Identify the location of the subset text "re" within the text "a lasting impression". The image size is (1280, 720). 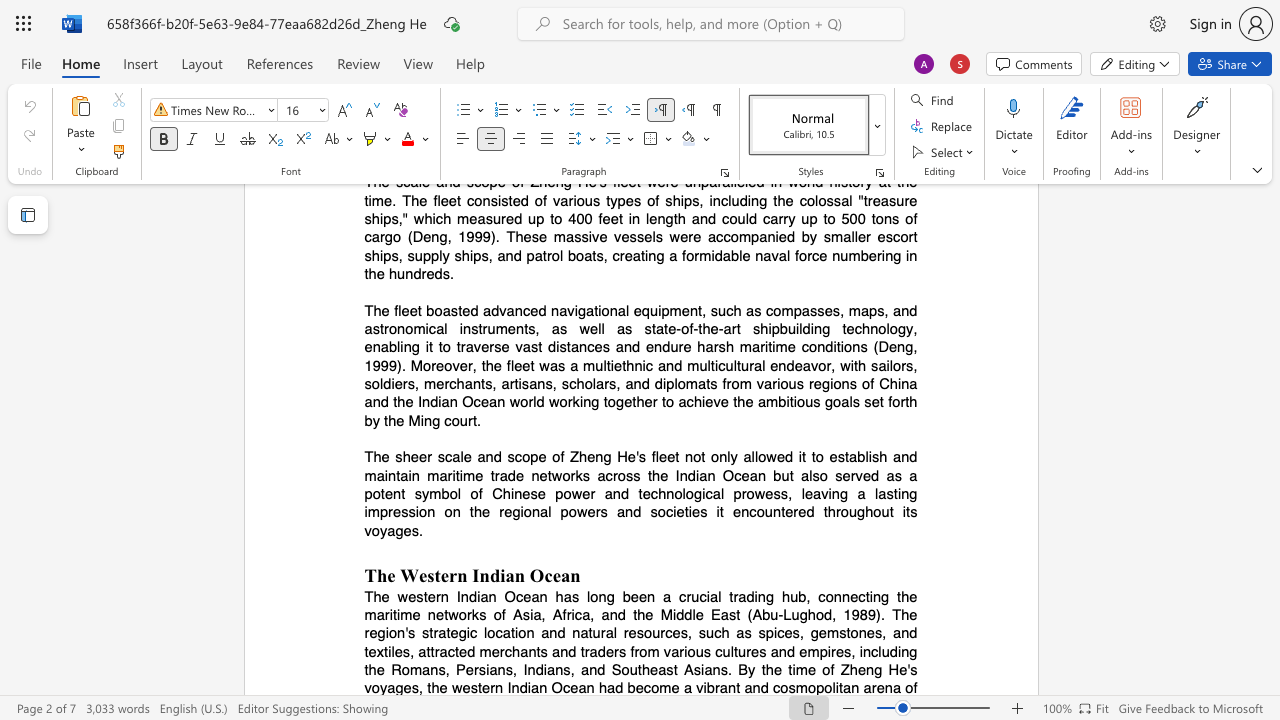
(388, 511).